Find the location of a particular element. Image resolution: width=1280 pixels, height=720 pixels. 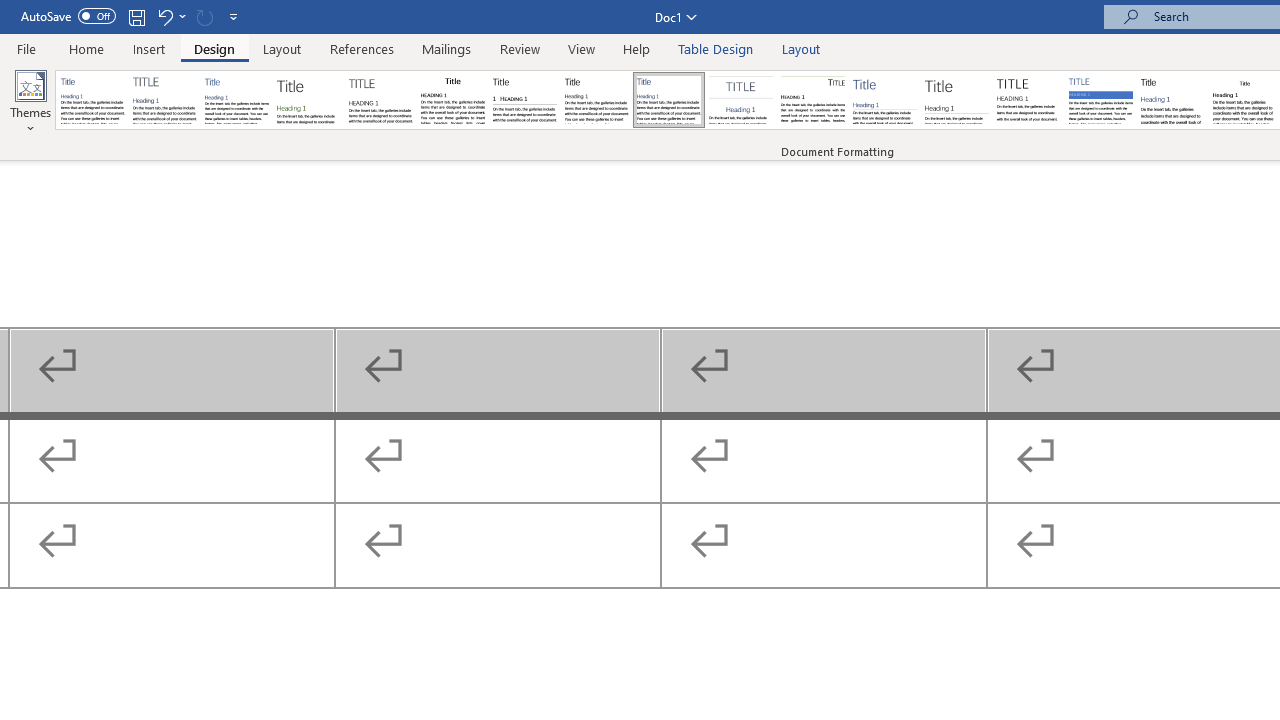

'Lines (Distinctive)' is located at coordinates (812, 100).